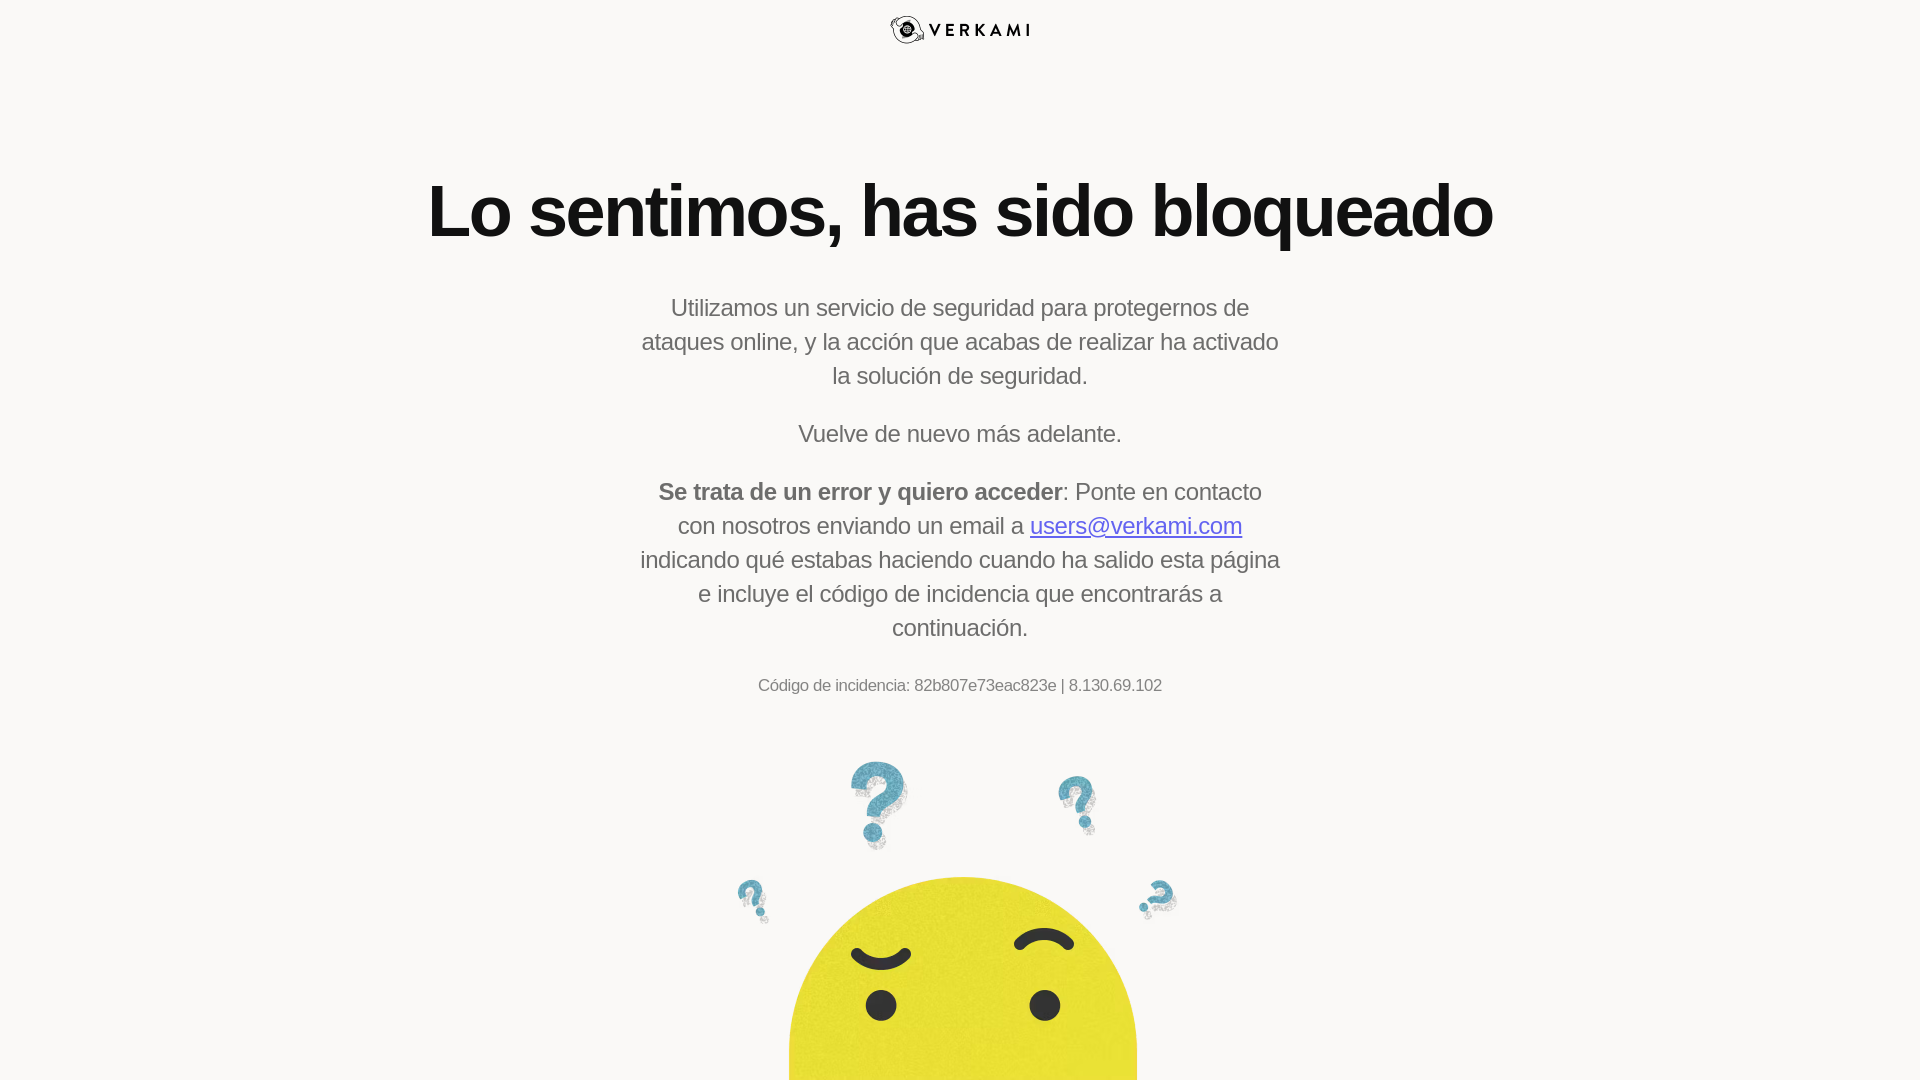  What do you see at coordinates (1136, 524) in the screenshot?
I see `'users@verkami.com'` at bounding box center [1136, 524].